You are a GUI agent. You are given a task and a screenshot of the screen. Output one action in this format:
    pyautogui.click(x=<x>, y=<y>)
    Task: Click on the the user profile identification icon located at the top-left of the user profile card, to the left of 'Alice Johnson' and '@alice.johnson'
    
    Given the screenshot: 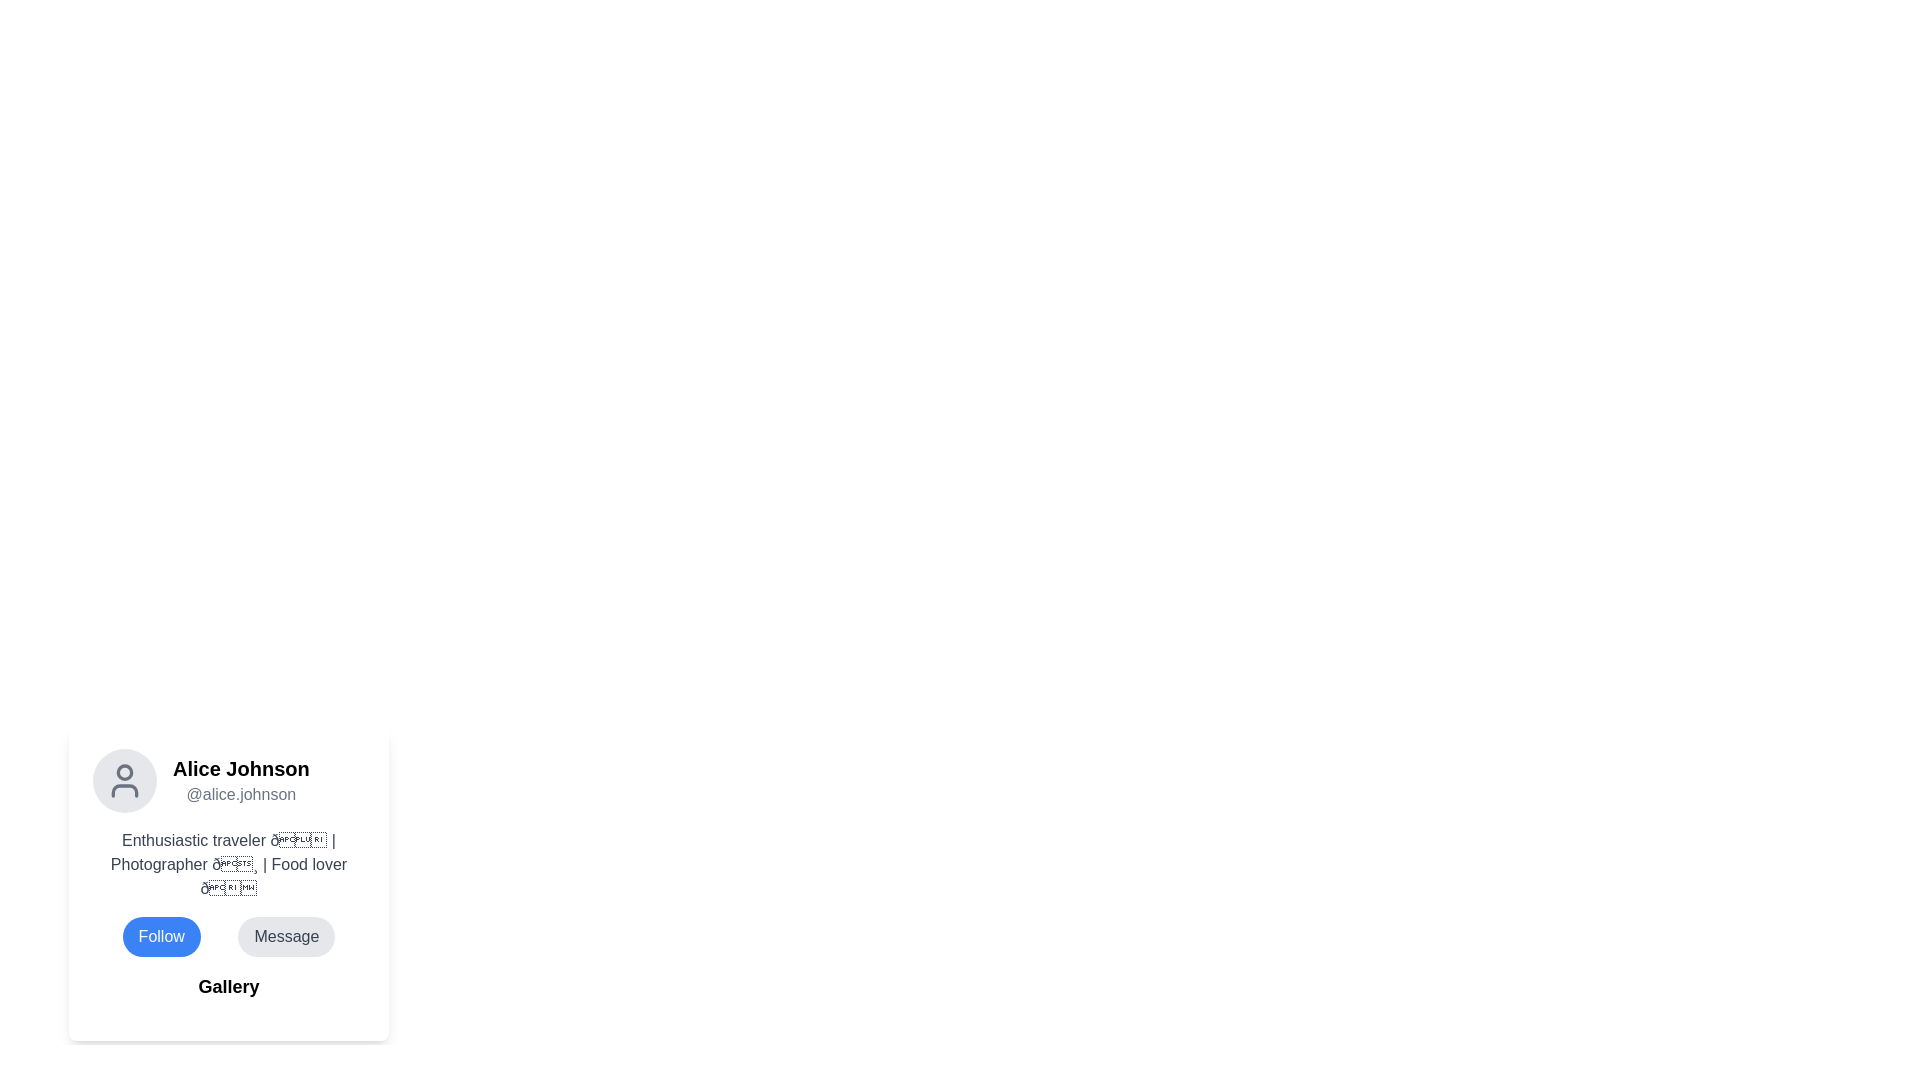 What is the action you would take?
    pyautogui.click(x=123, y=779)
    